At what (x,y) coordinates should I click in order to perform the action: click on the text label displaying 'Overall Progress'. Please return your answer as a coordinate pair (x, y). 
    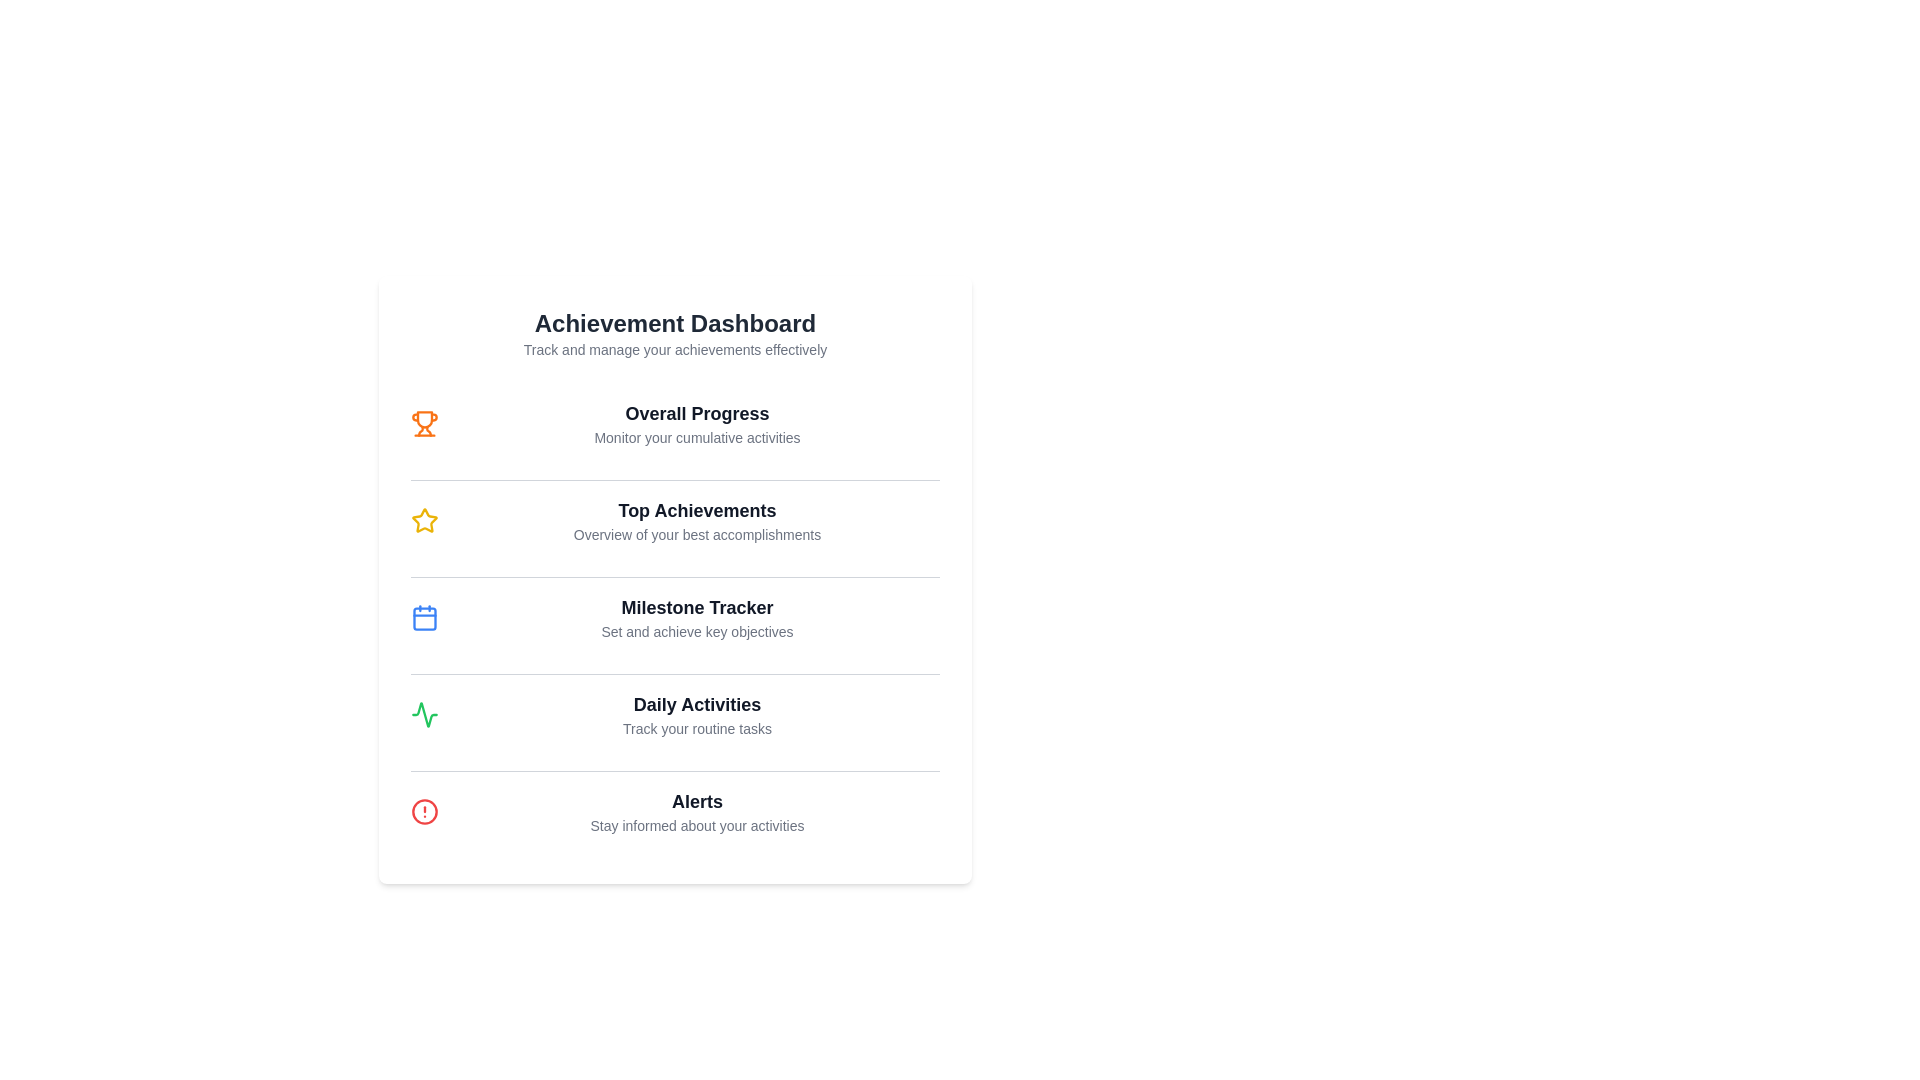
    Looking at the image, I should click on (697, 412).